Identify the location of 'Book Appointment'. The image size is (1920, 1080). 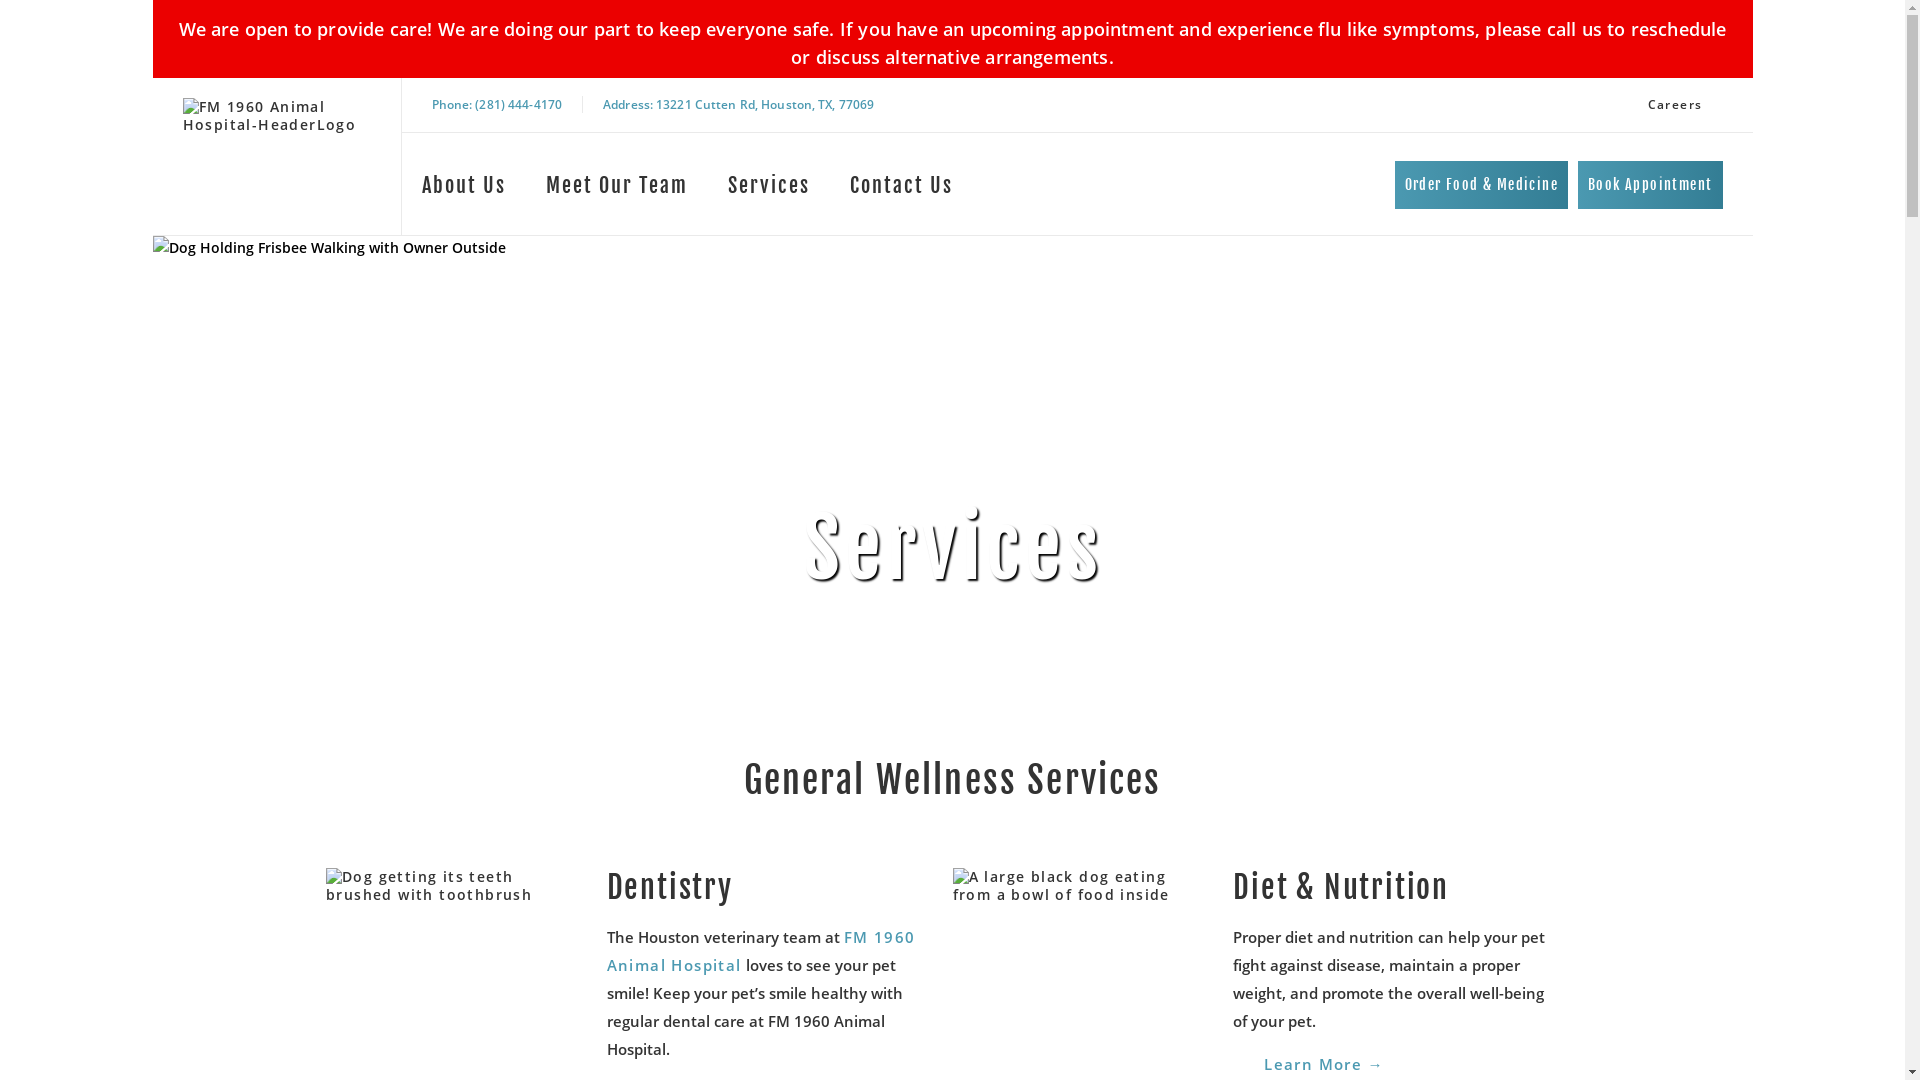
(1650, 184).